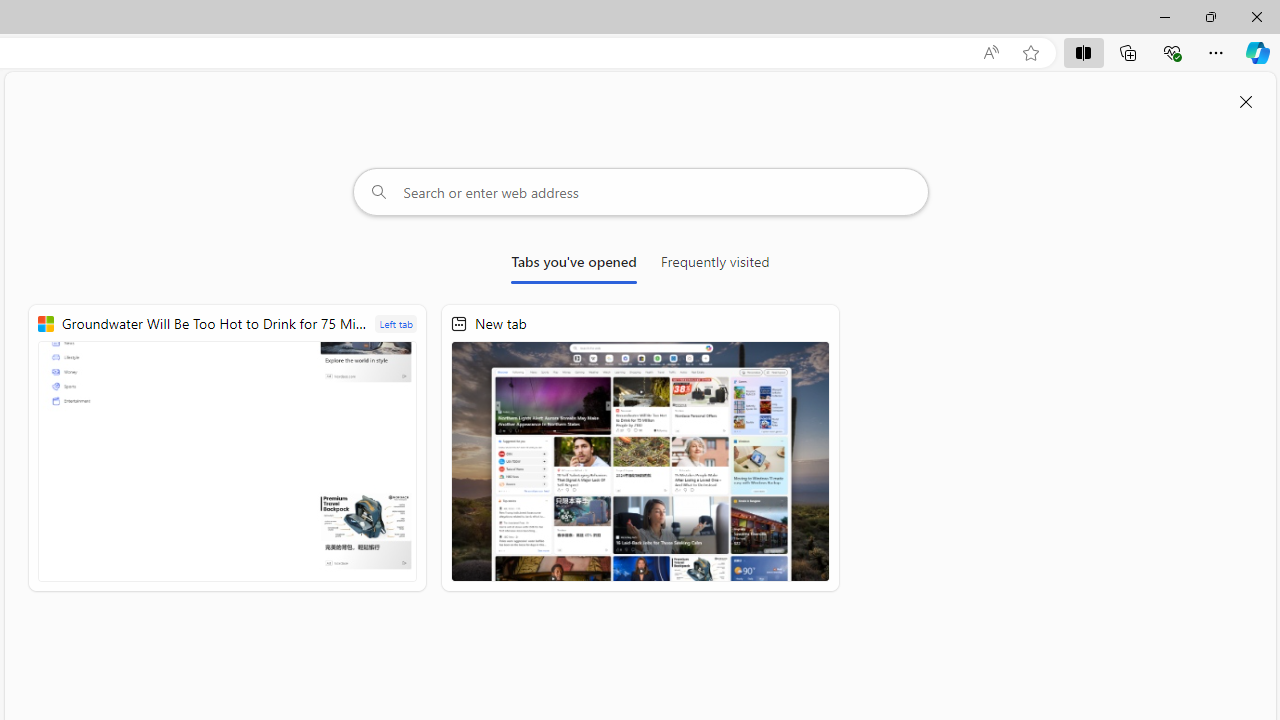 The height and width of the screenshot is (720, 1280). Describe the element at coordinates (1128, 51) in the screenshot. I see `'Collections'` at that location.